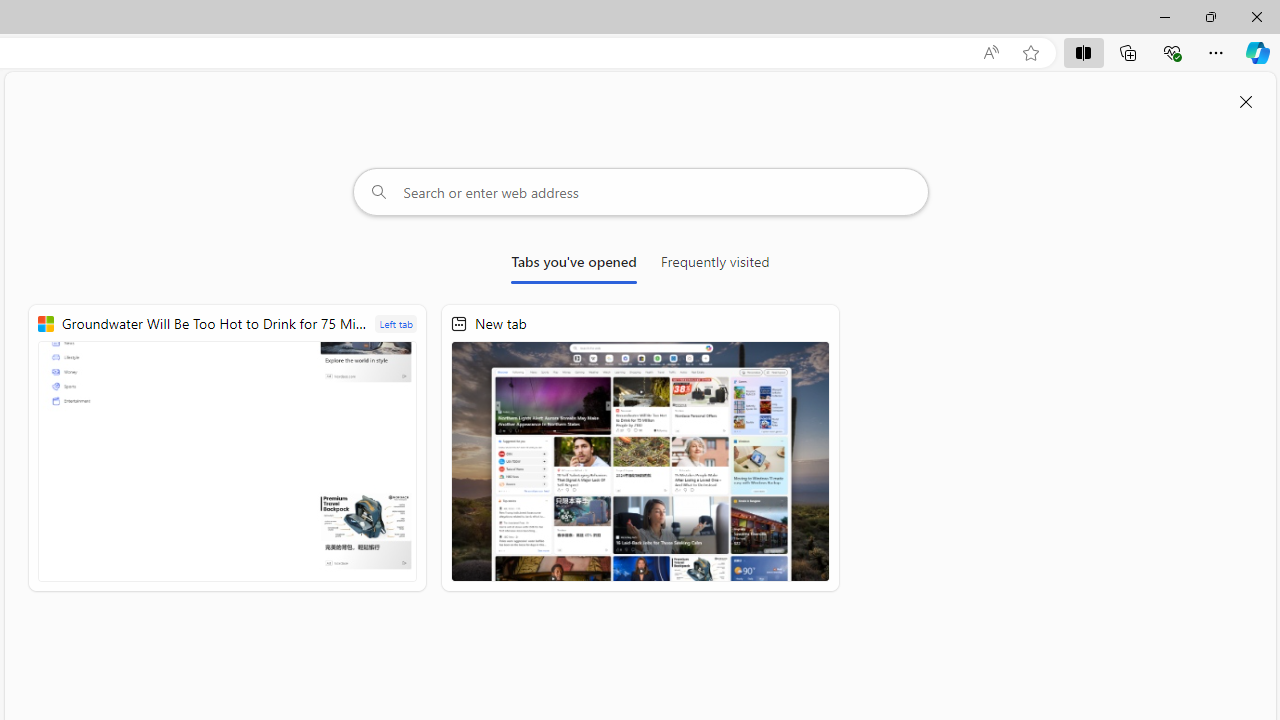 The height and width of the screenshot is (720, 1280). Describe the element at coordinates (1128, 51) in the screenshot. I see `'Collections'` at that location.